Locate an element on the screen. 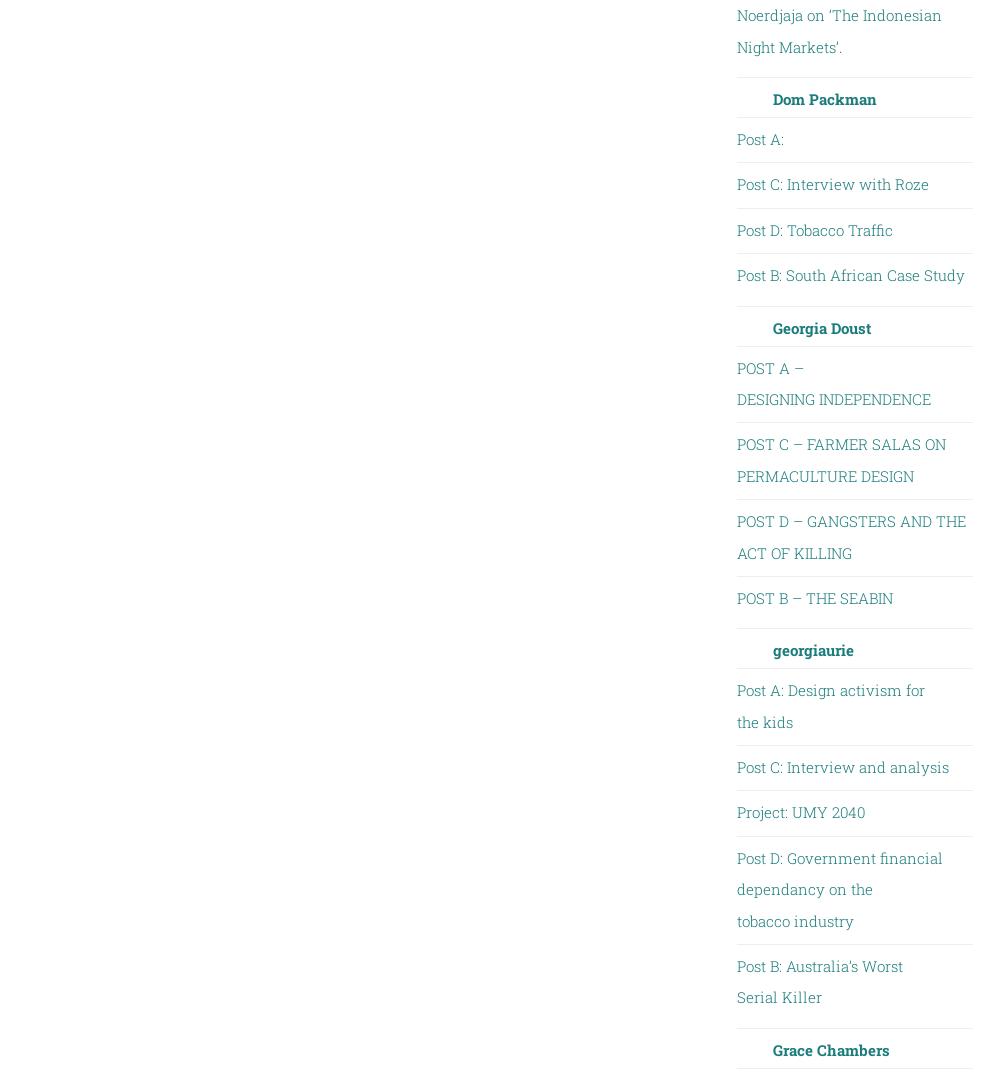 This screenshot has width=1000, height=1078. 'POST A – DESIGNING INDEPENDENCE' is located at coordinates (832, 383).